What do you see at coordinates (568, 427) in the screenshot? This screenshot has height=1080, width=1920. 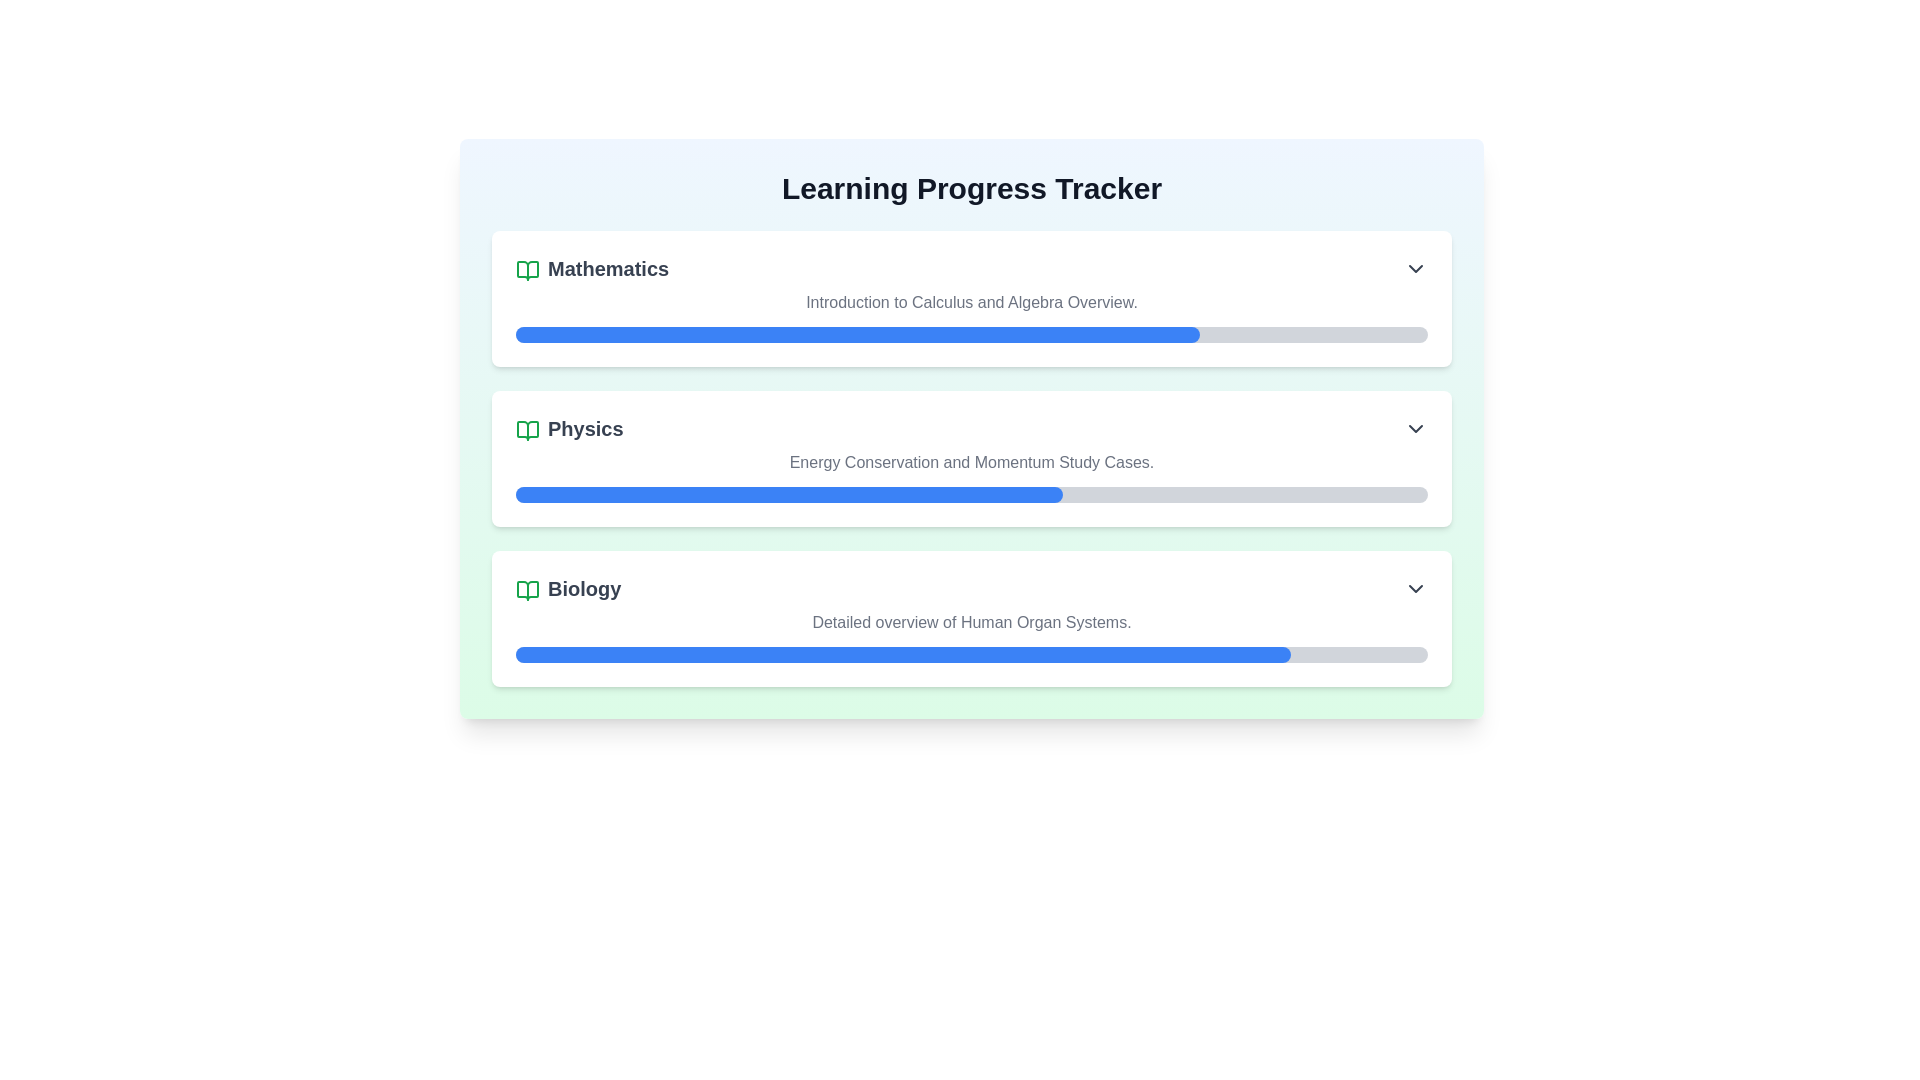 I see `the 'Physics' text header element, which is located in the second row of a vertical list, directly under the 'Mathematics' section and above the 'Biology' section, to interact with it if functionality applies` at bounding box center [568, 427].